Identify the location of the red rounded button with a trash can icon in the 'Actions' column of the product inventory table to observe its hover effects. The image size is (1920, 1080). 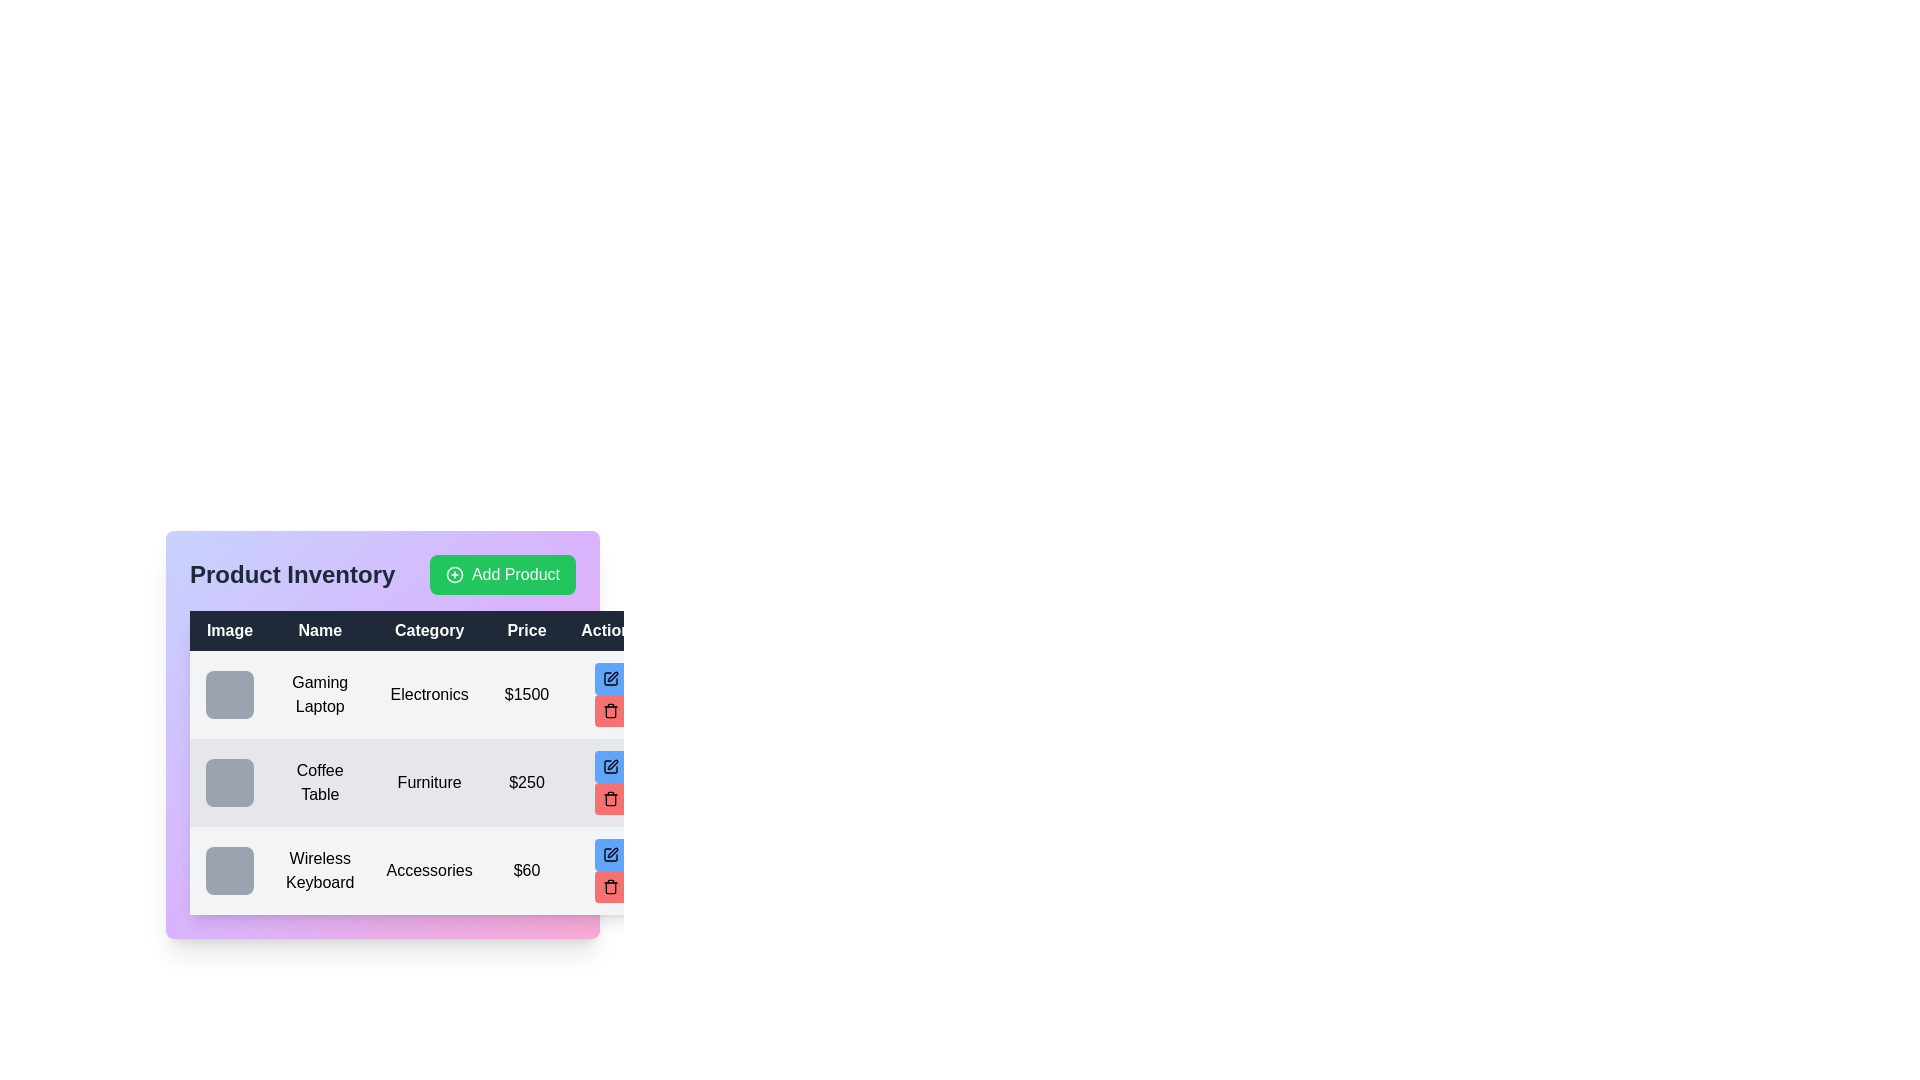
(609, 797).